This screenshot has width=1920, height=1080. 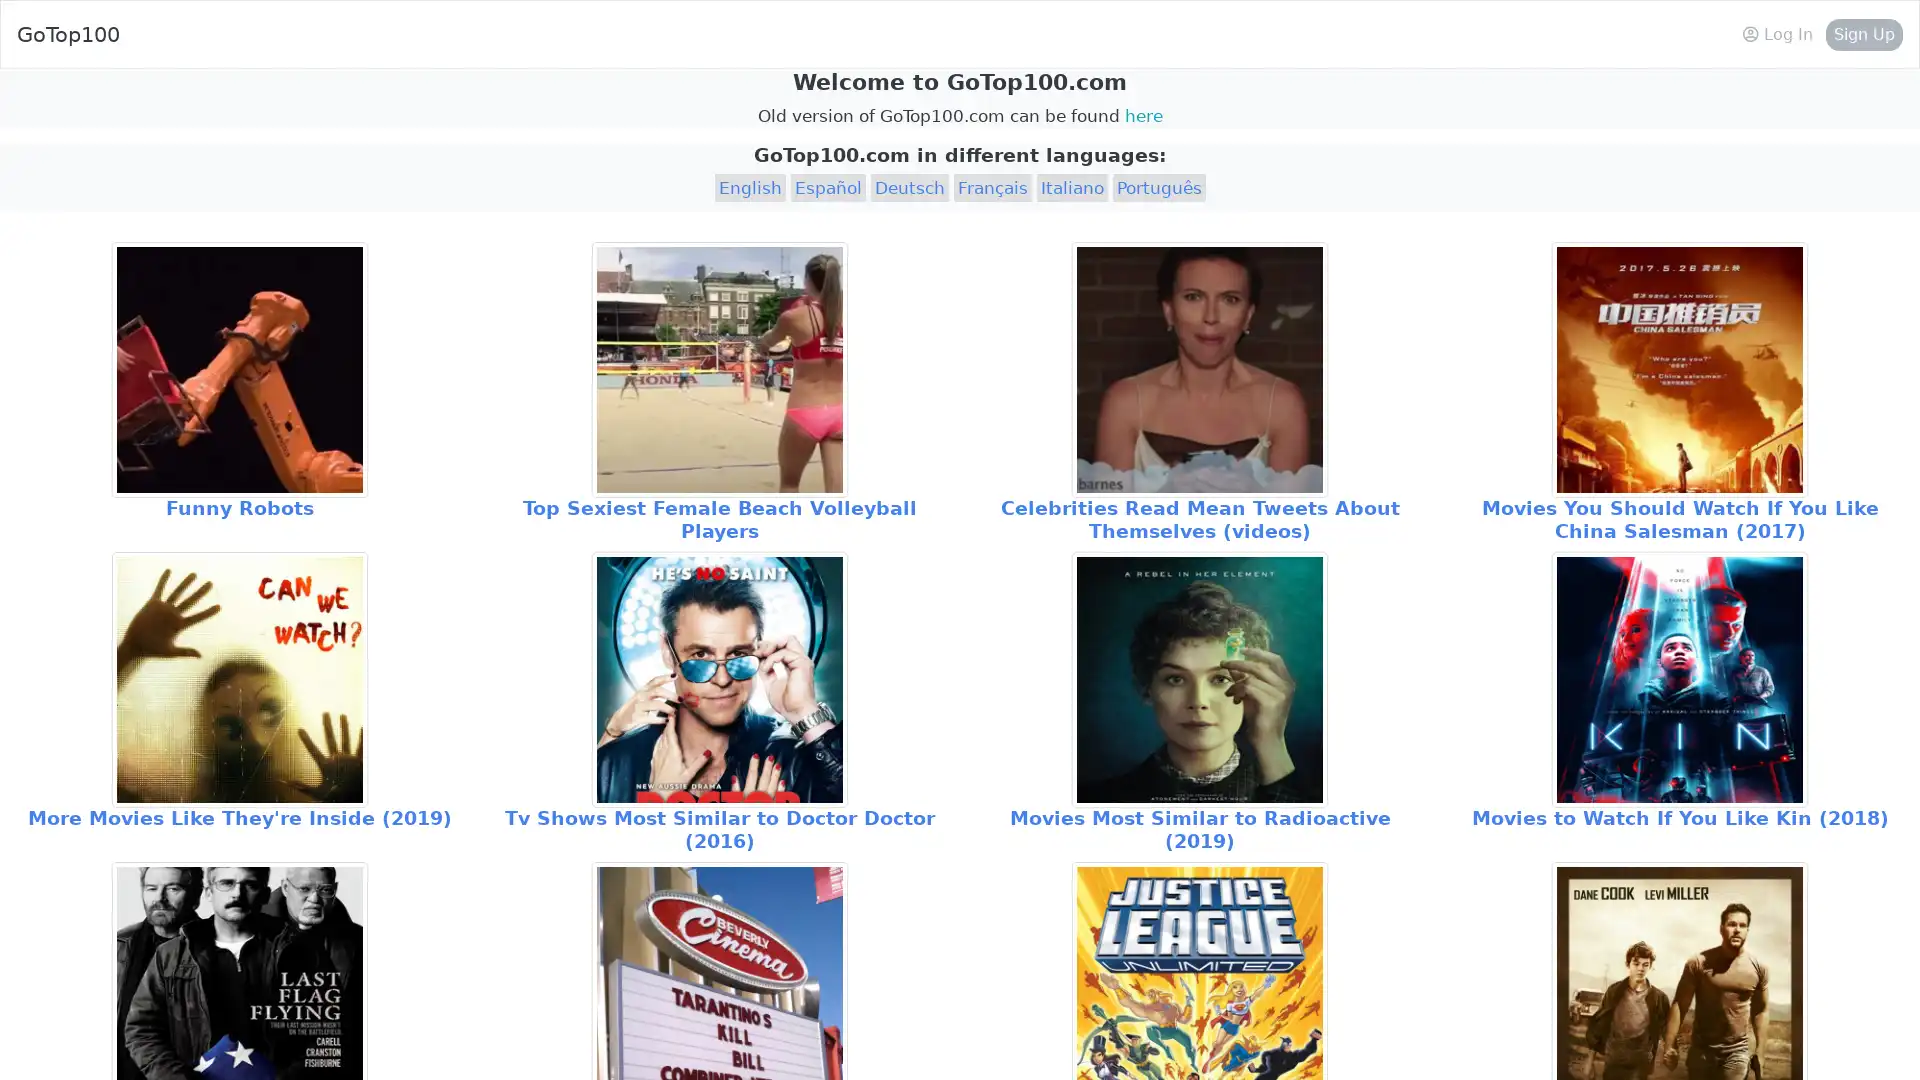 I want to click on Log In, so click(x=1777, y=34).